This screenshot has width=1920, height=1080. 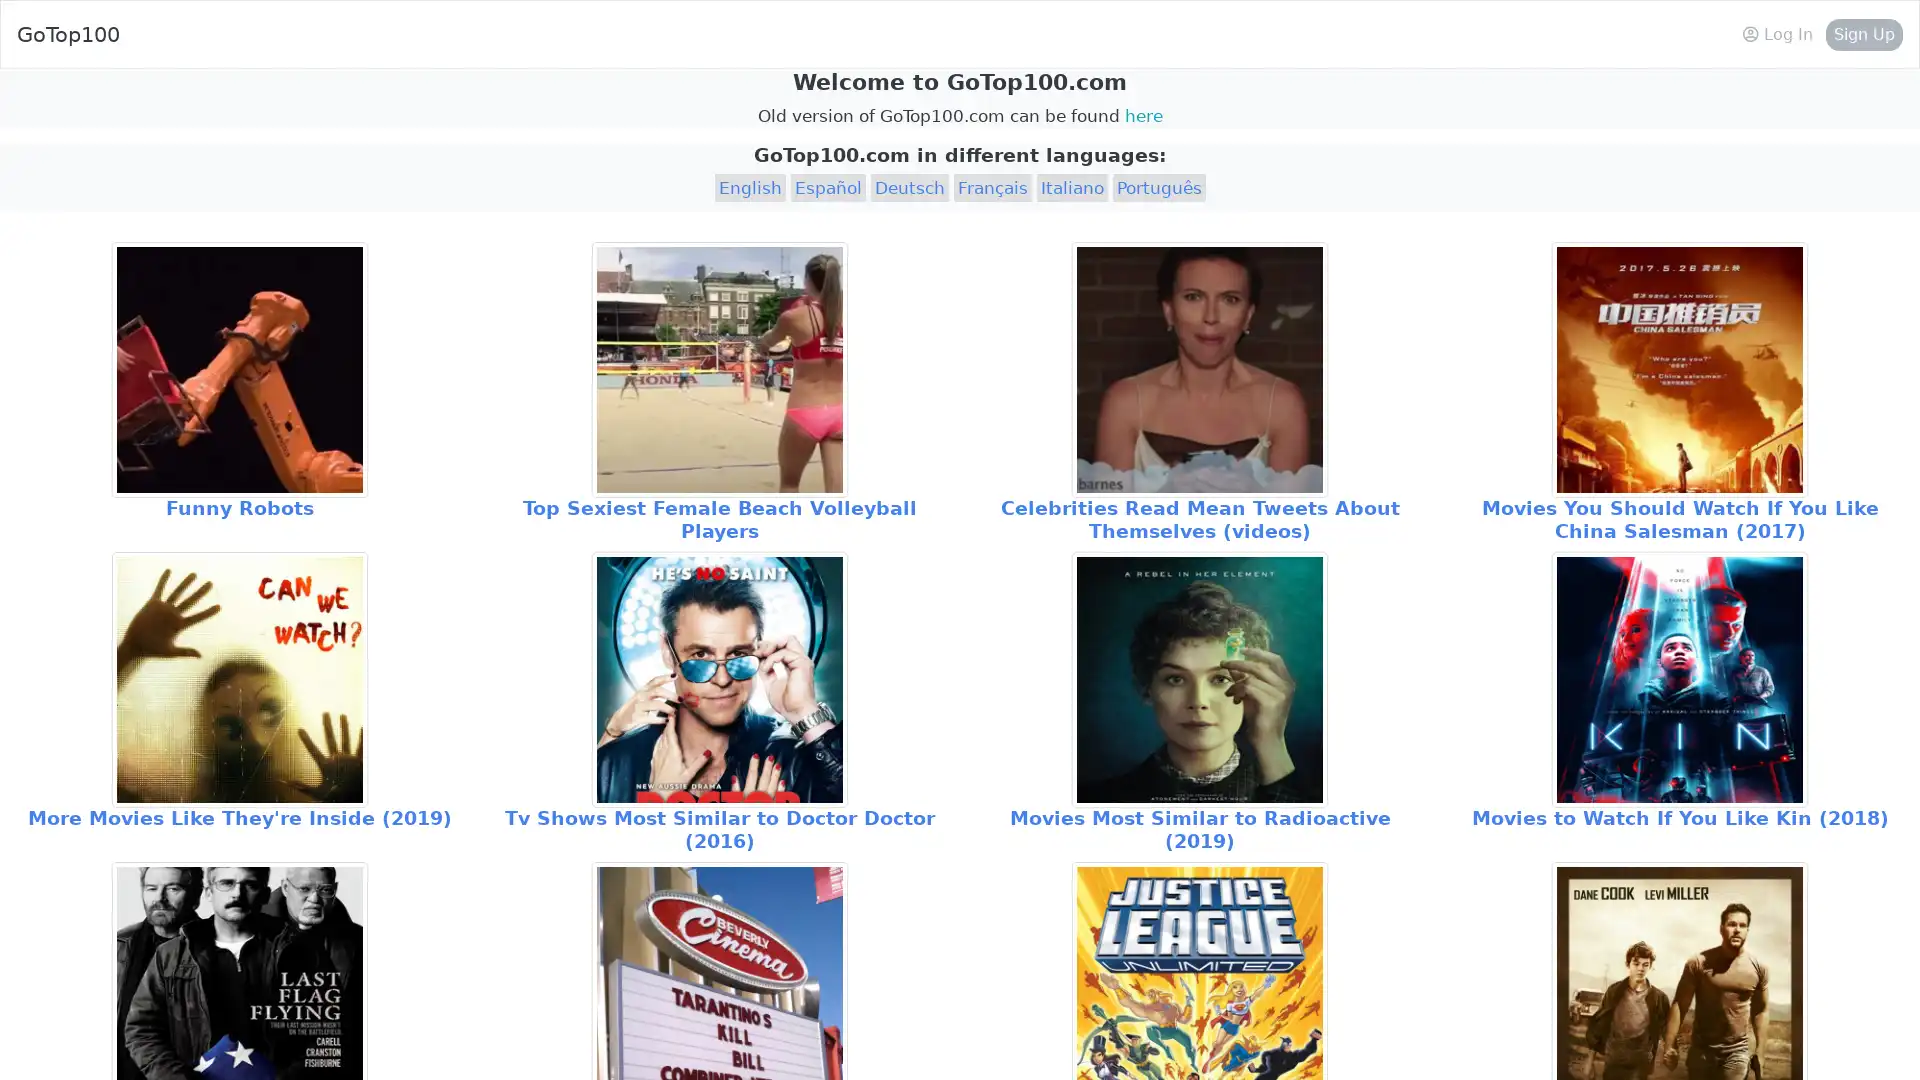 I want to click on Log In, so click(x=1777, y=34).